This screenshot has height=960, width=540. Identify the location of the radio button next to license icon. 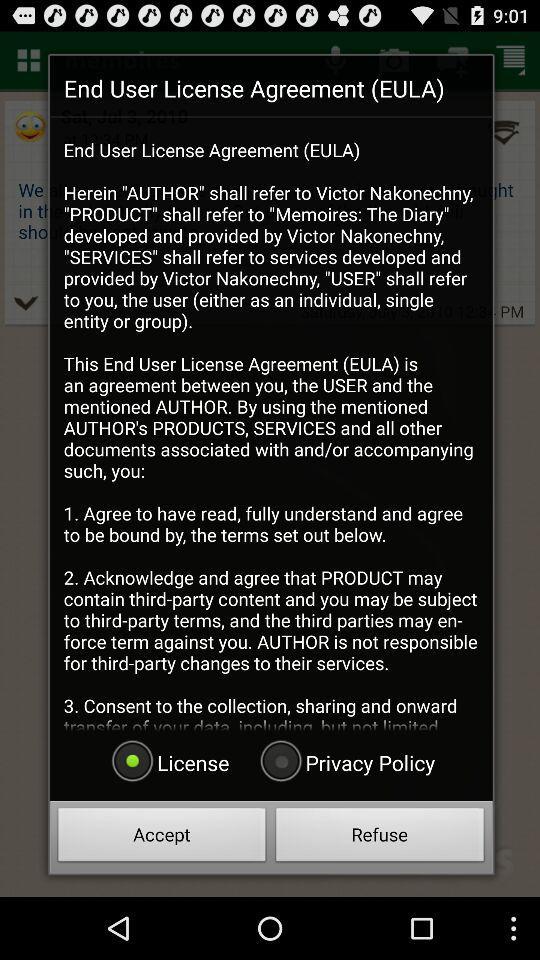
(344, 761).